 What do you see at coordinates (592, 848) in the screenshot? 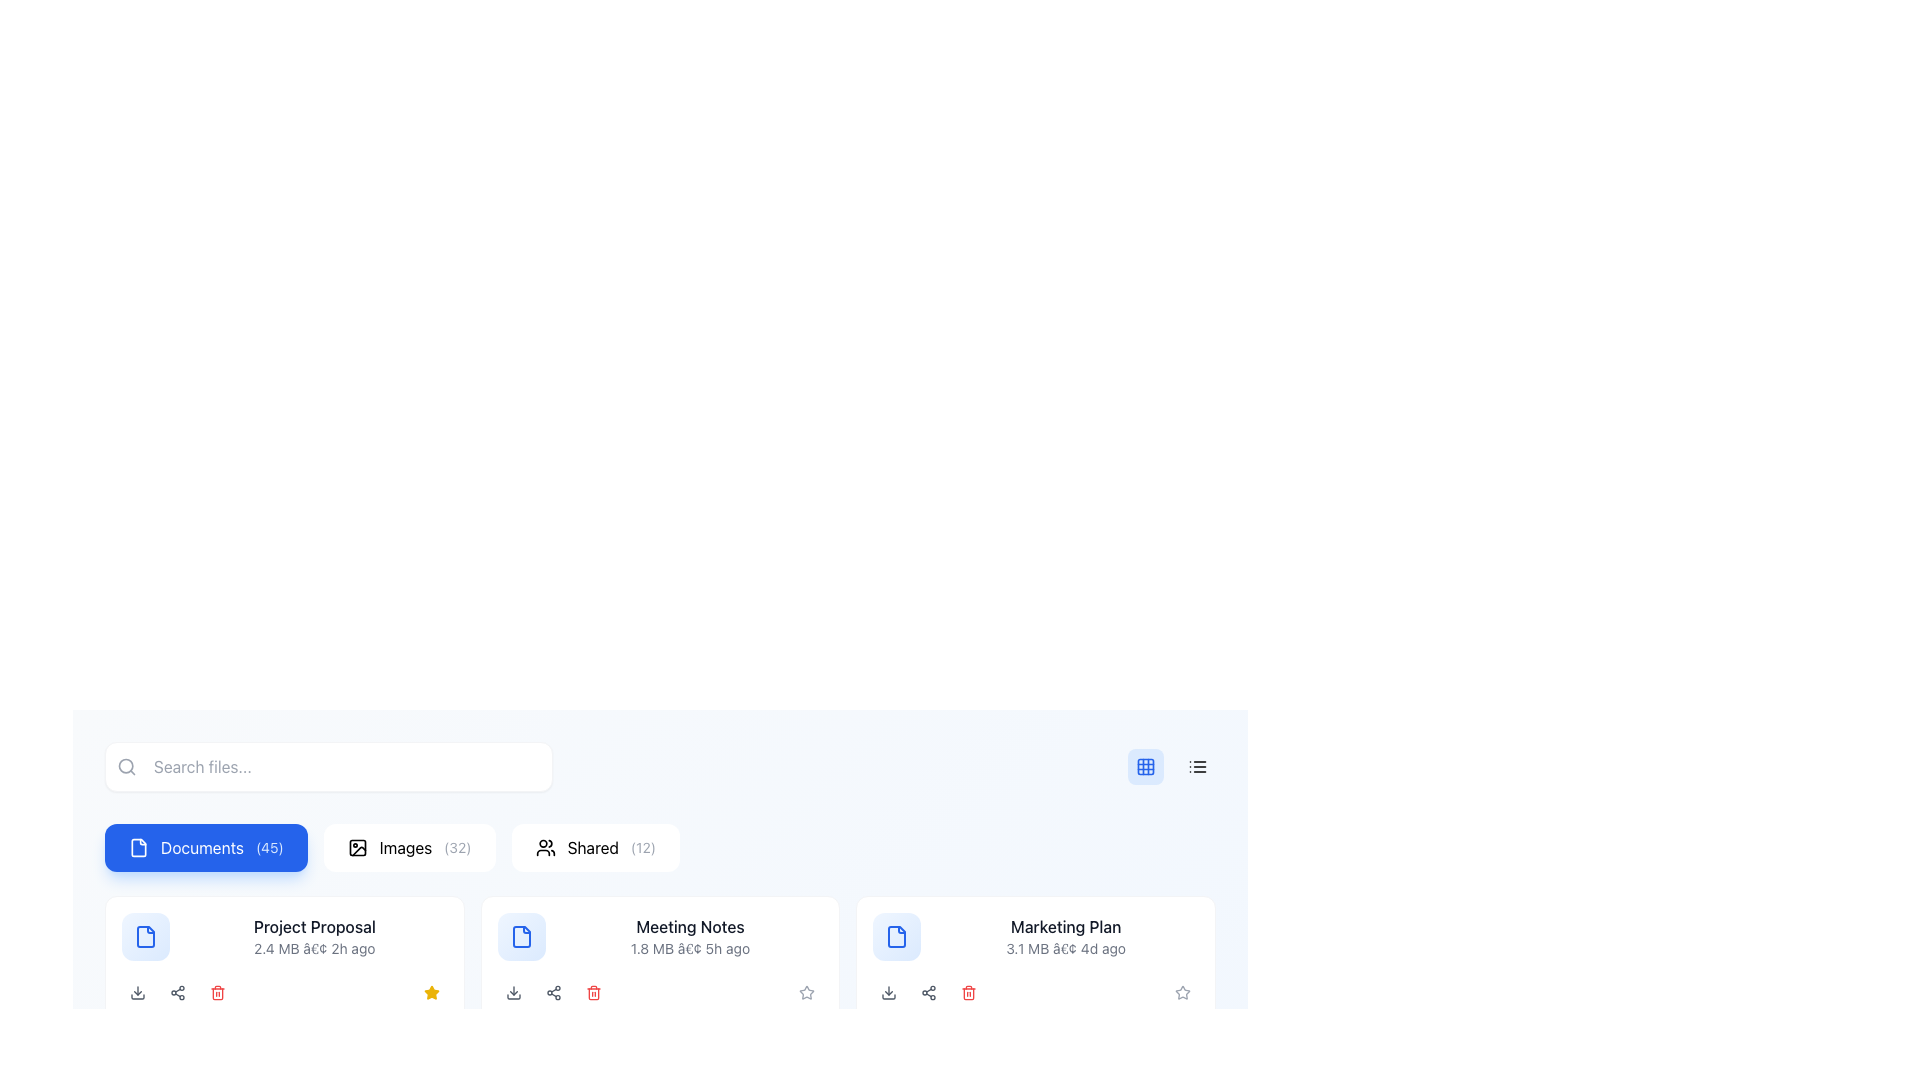
I see `the text element displaying 'Shared' within the navigation bar` at bounding box center [592, 848].